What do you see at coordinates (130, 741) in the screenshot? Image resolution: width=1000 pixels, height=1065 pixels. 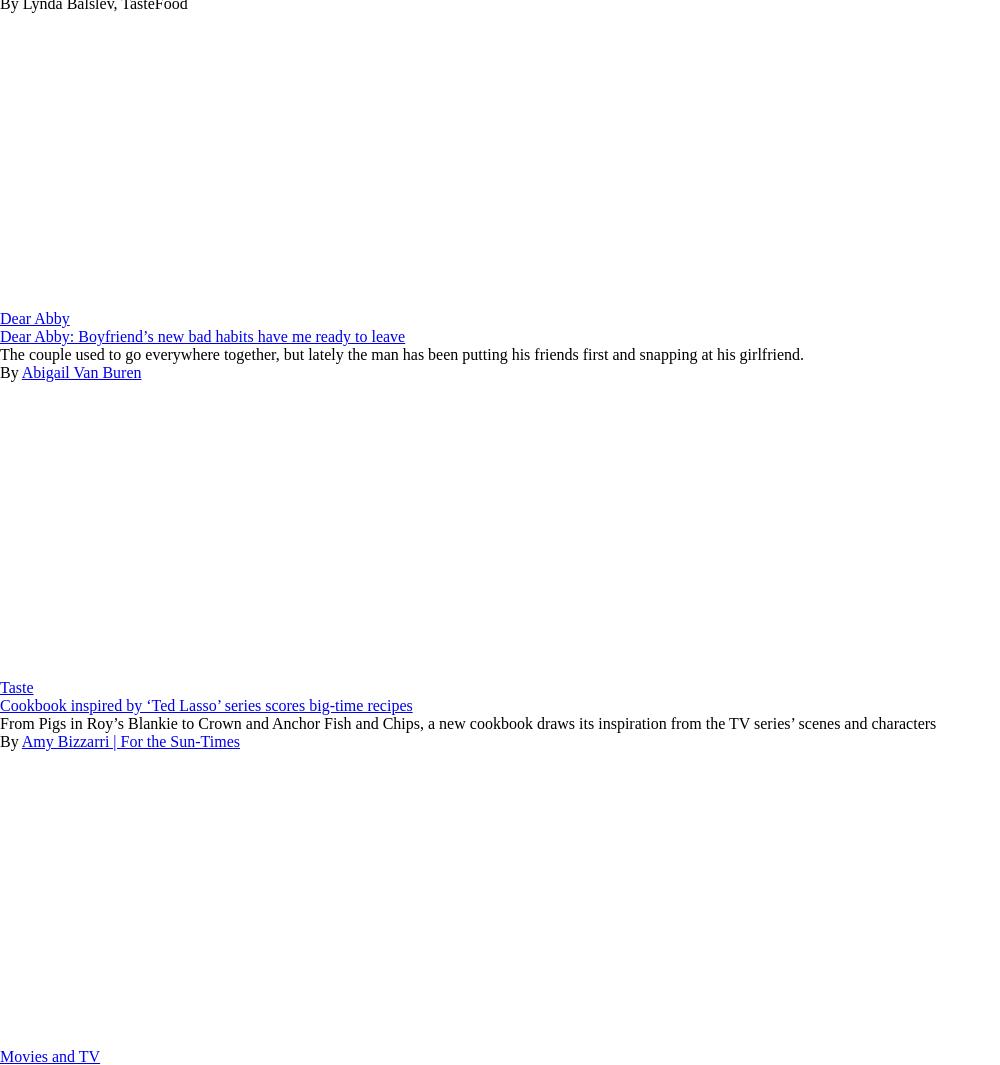 I see `'Amy Bizzarri | For the Sun-Times'` at bounding box center [130, 741].